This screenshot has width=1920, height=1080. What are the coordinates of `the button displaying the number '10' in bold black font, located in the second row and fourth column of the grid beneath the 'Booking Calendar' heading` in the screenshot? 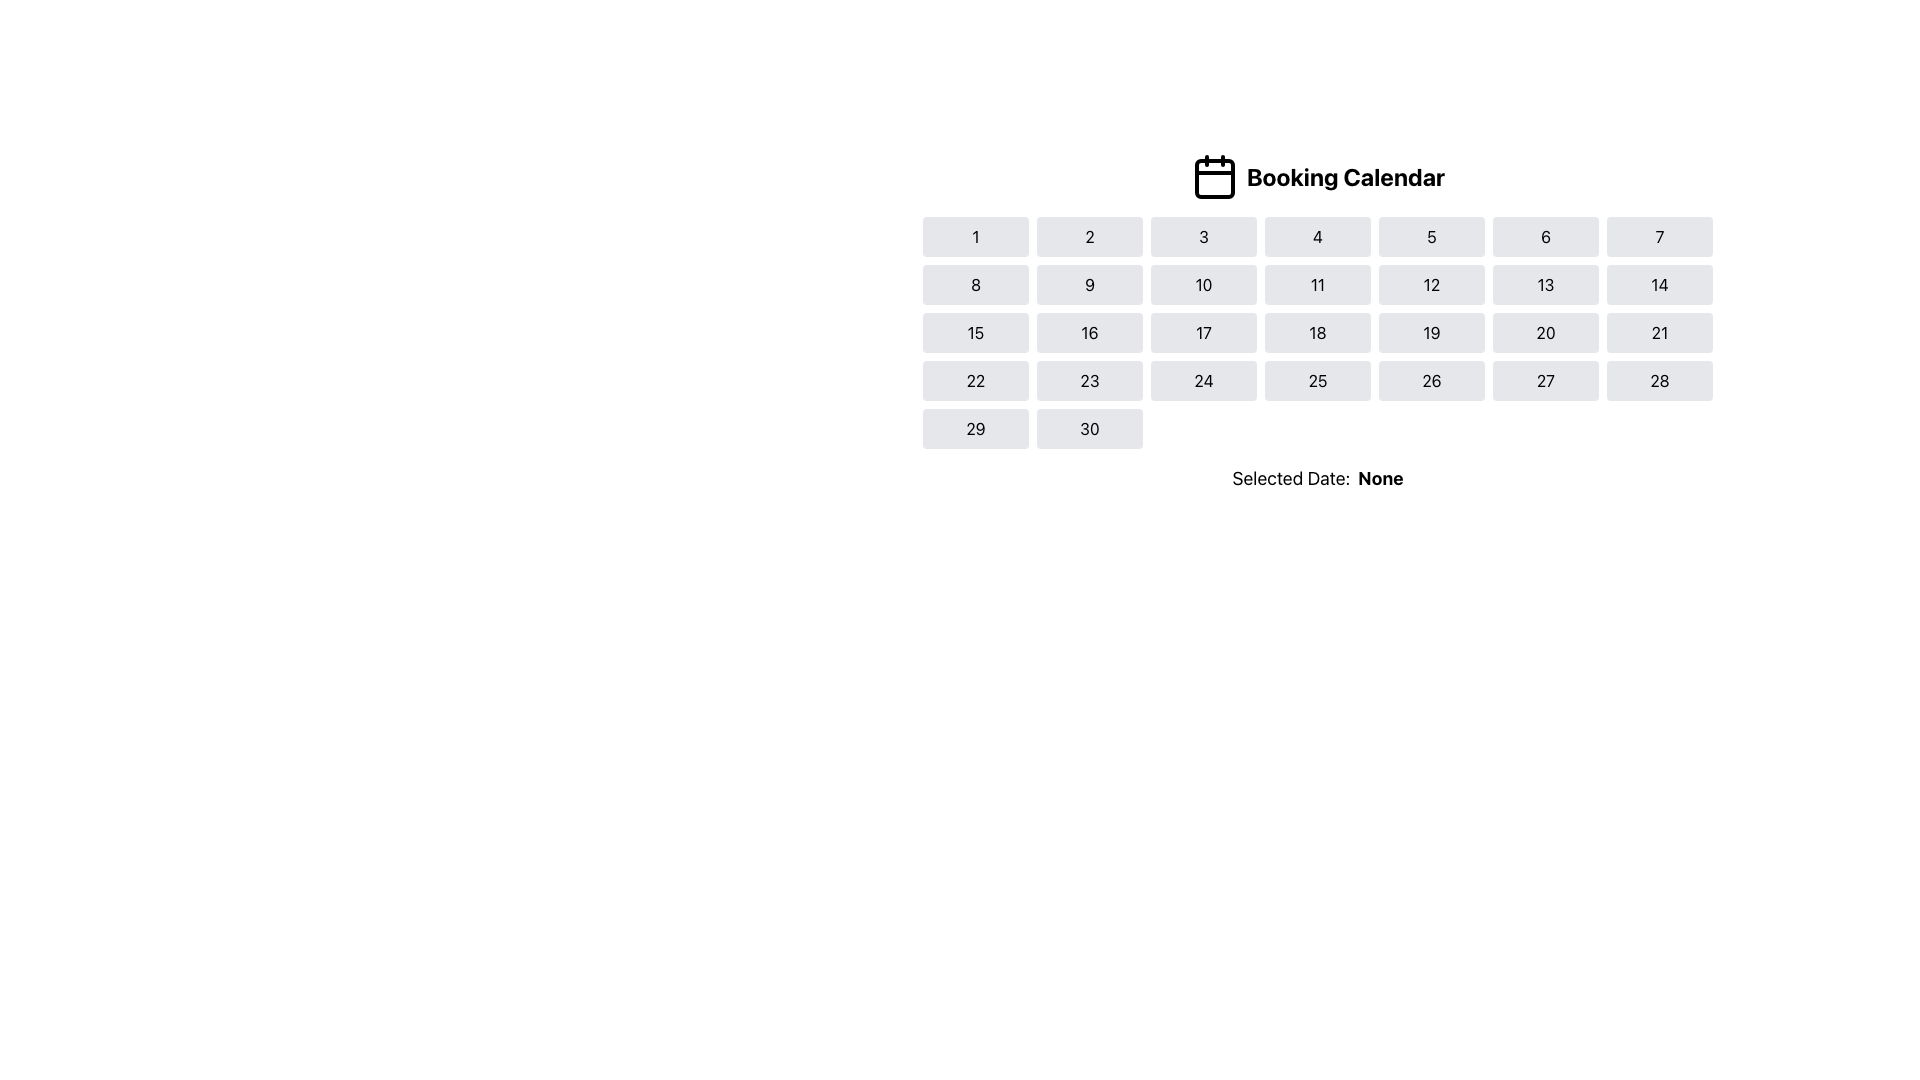 It's located at (1203, 285).